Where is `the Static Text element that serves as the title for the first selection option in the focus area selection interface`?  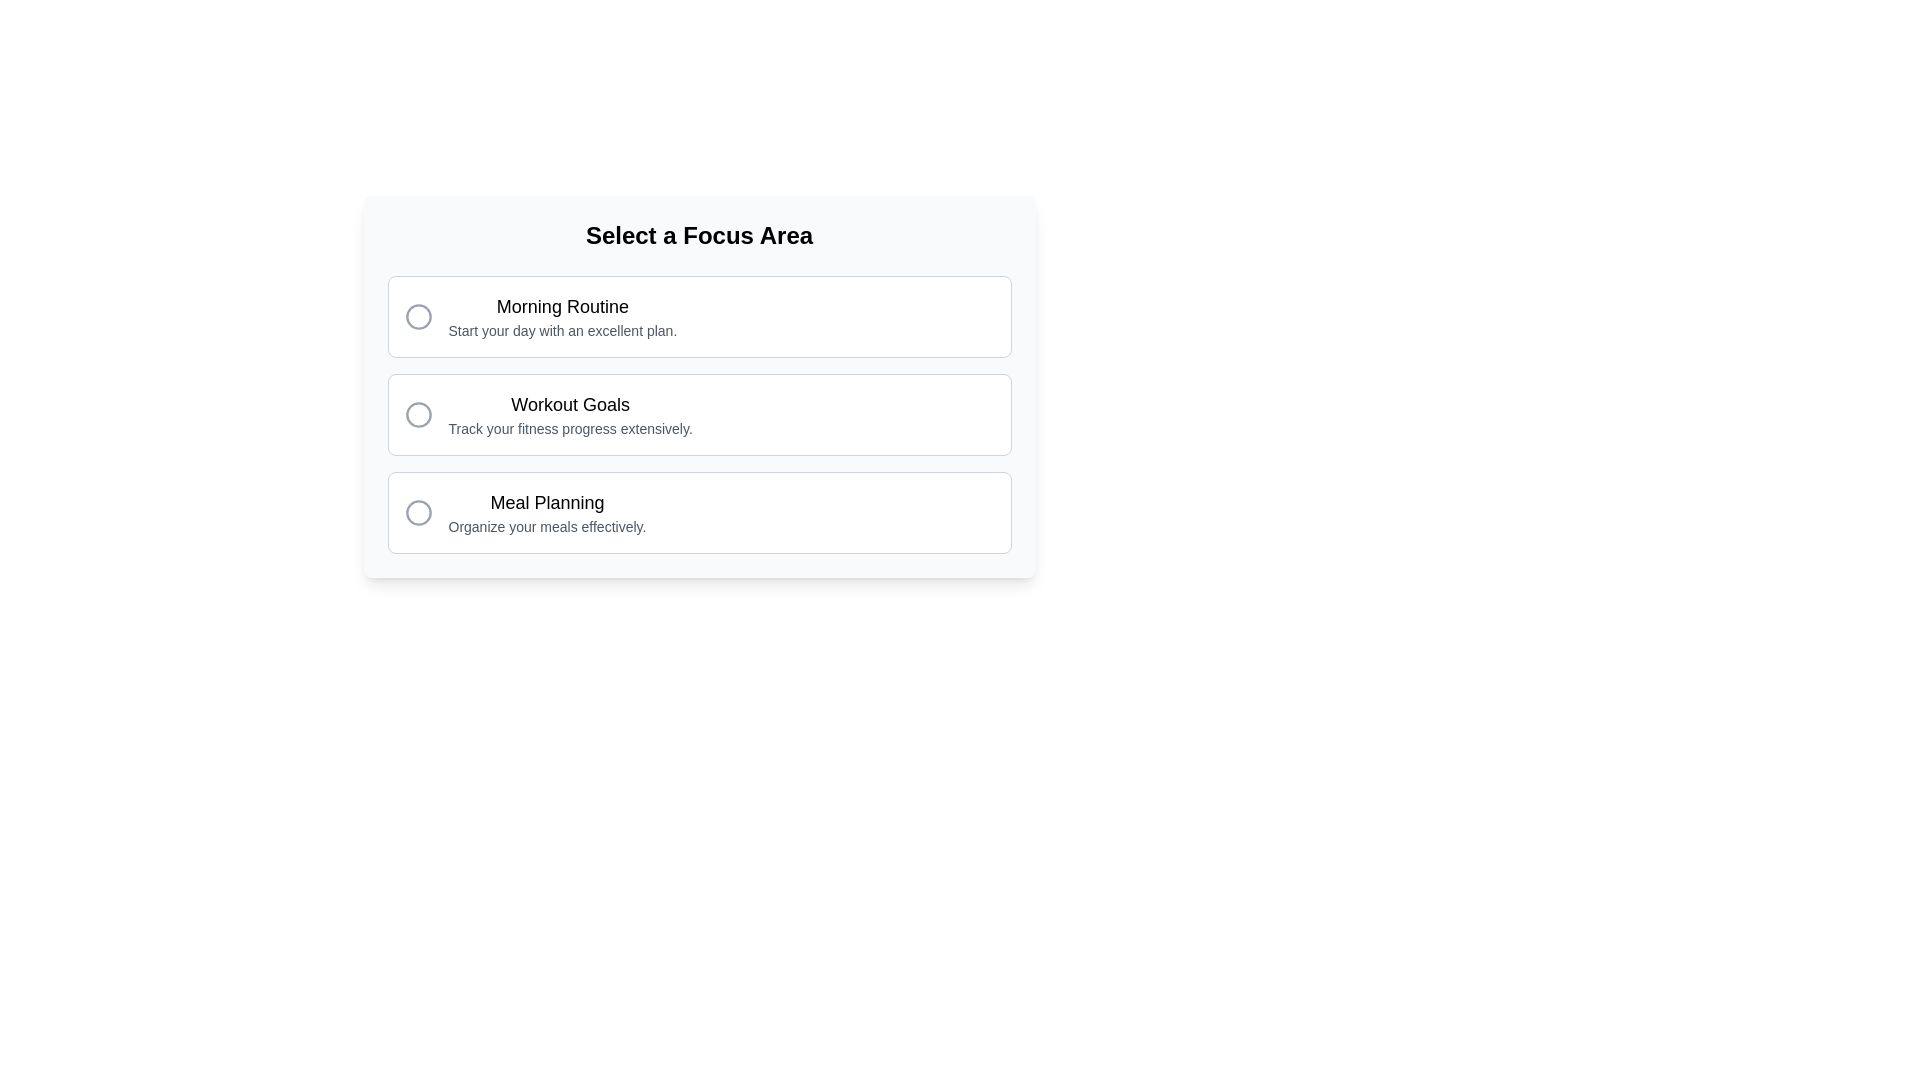 the Static Text element that serves as the title for the first selection option in the focus area selection interface is located at coordinates (561, 307).